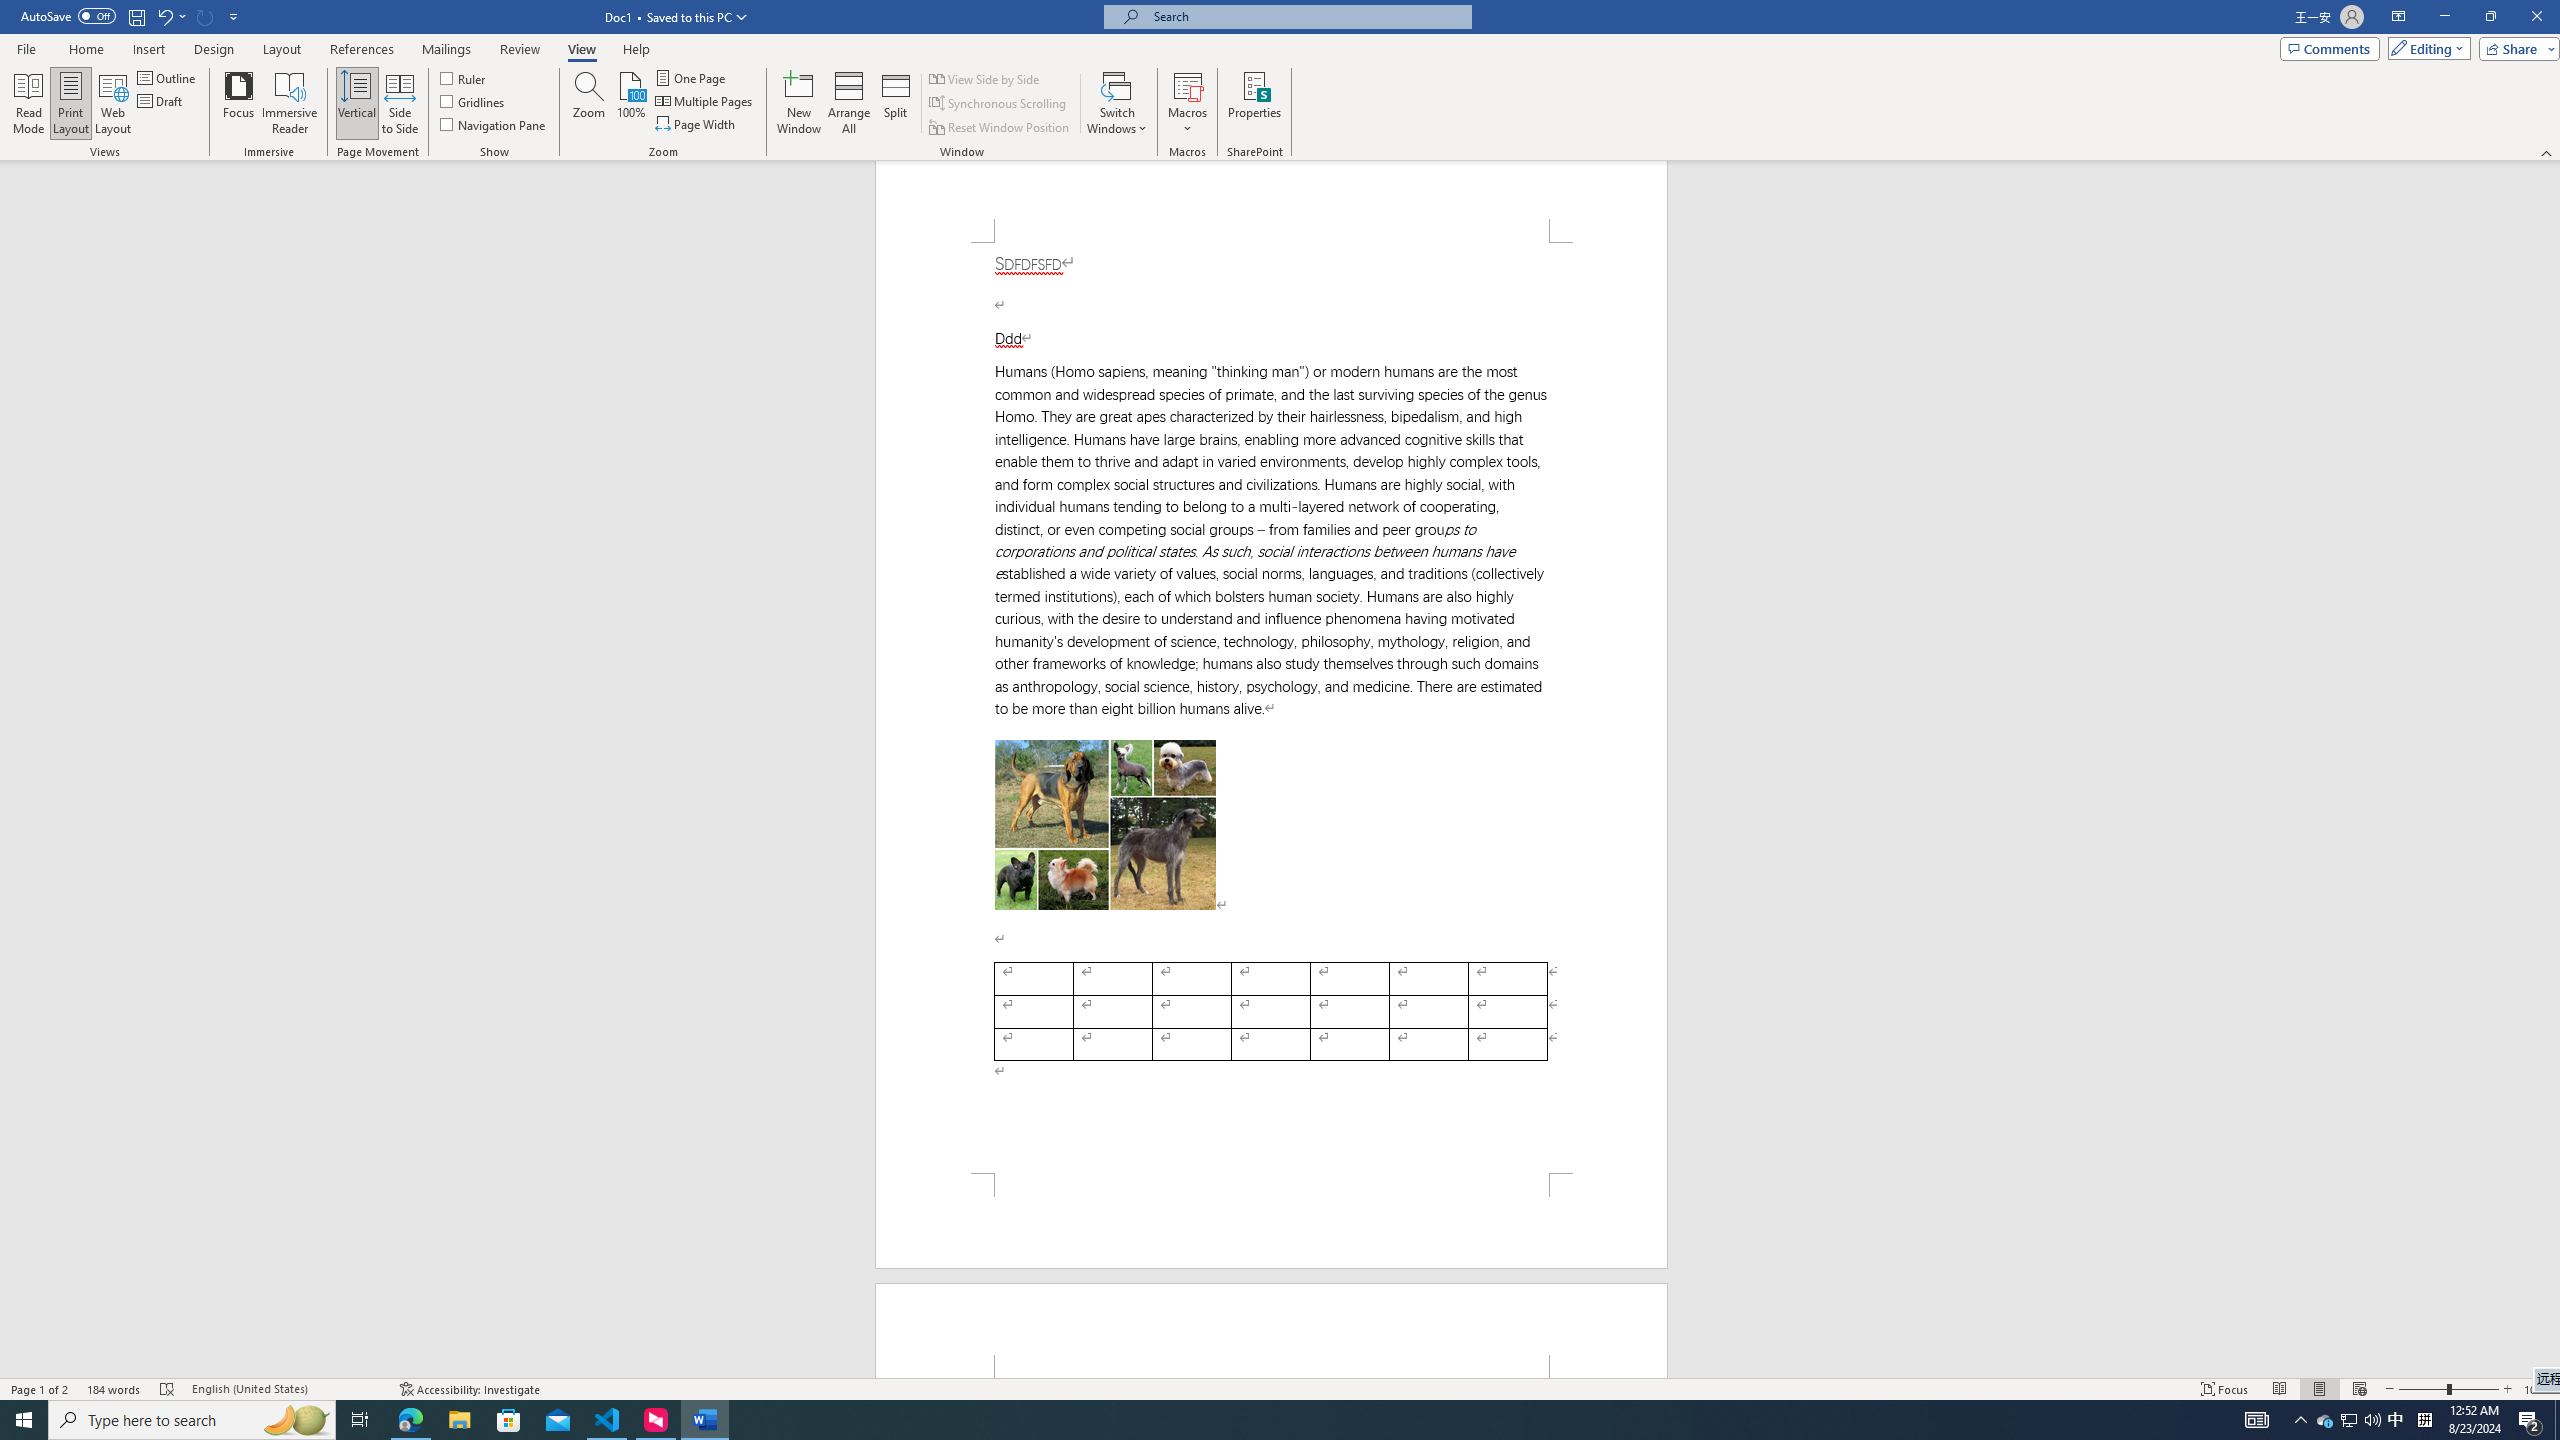  I want to click on 'Outline', so click(167, 77).